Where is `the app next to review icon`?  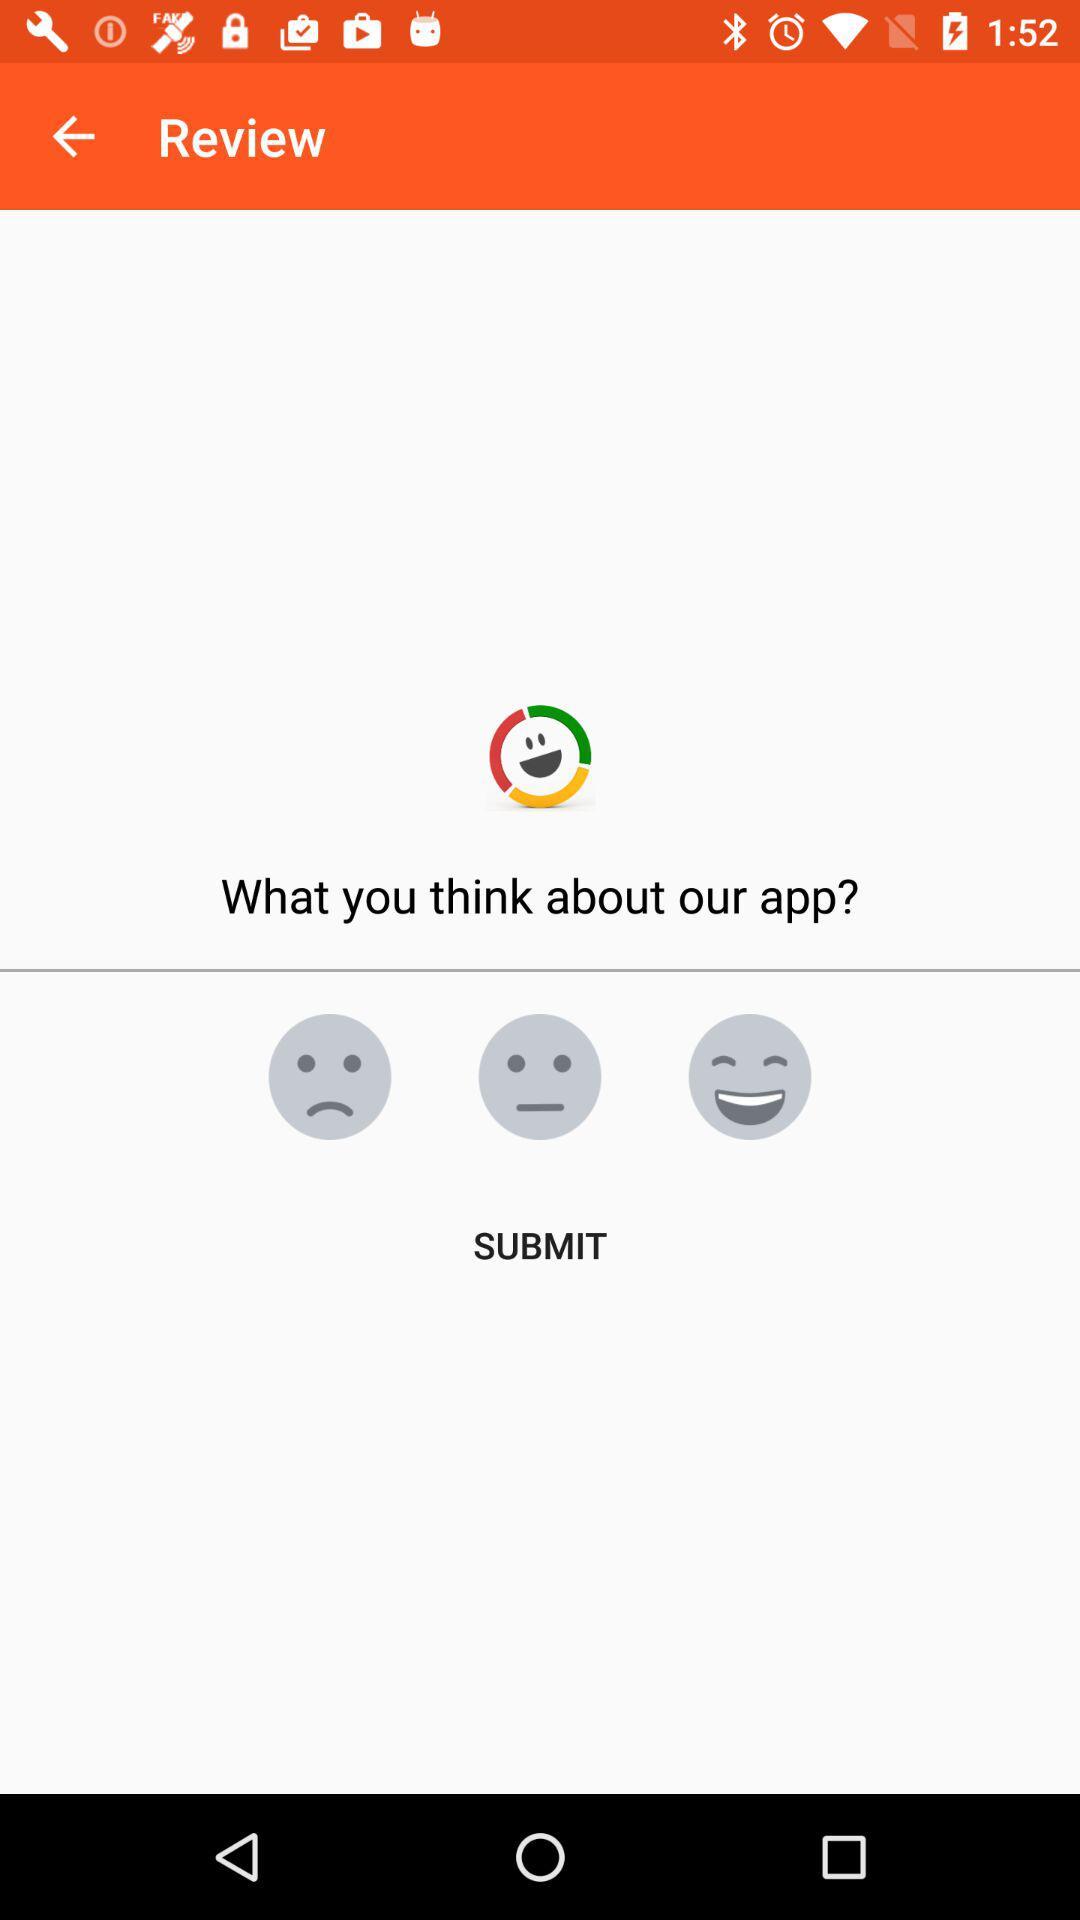 the app next to review icon is located at coordinates (72, 135).